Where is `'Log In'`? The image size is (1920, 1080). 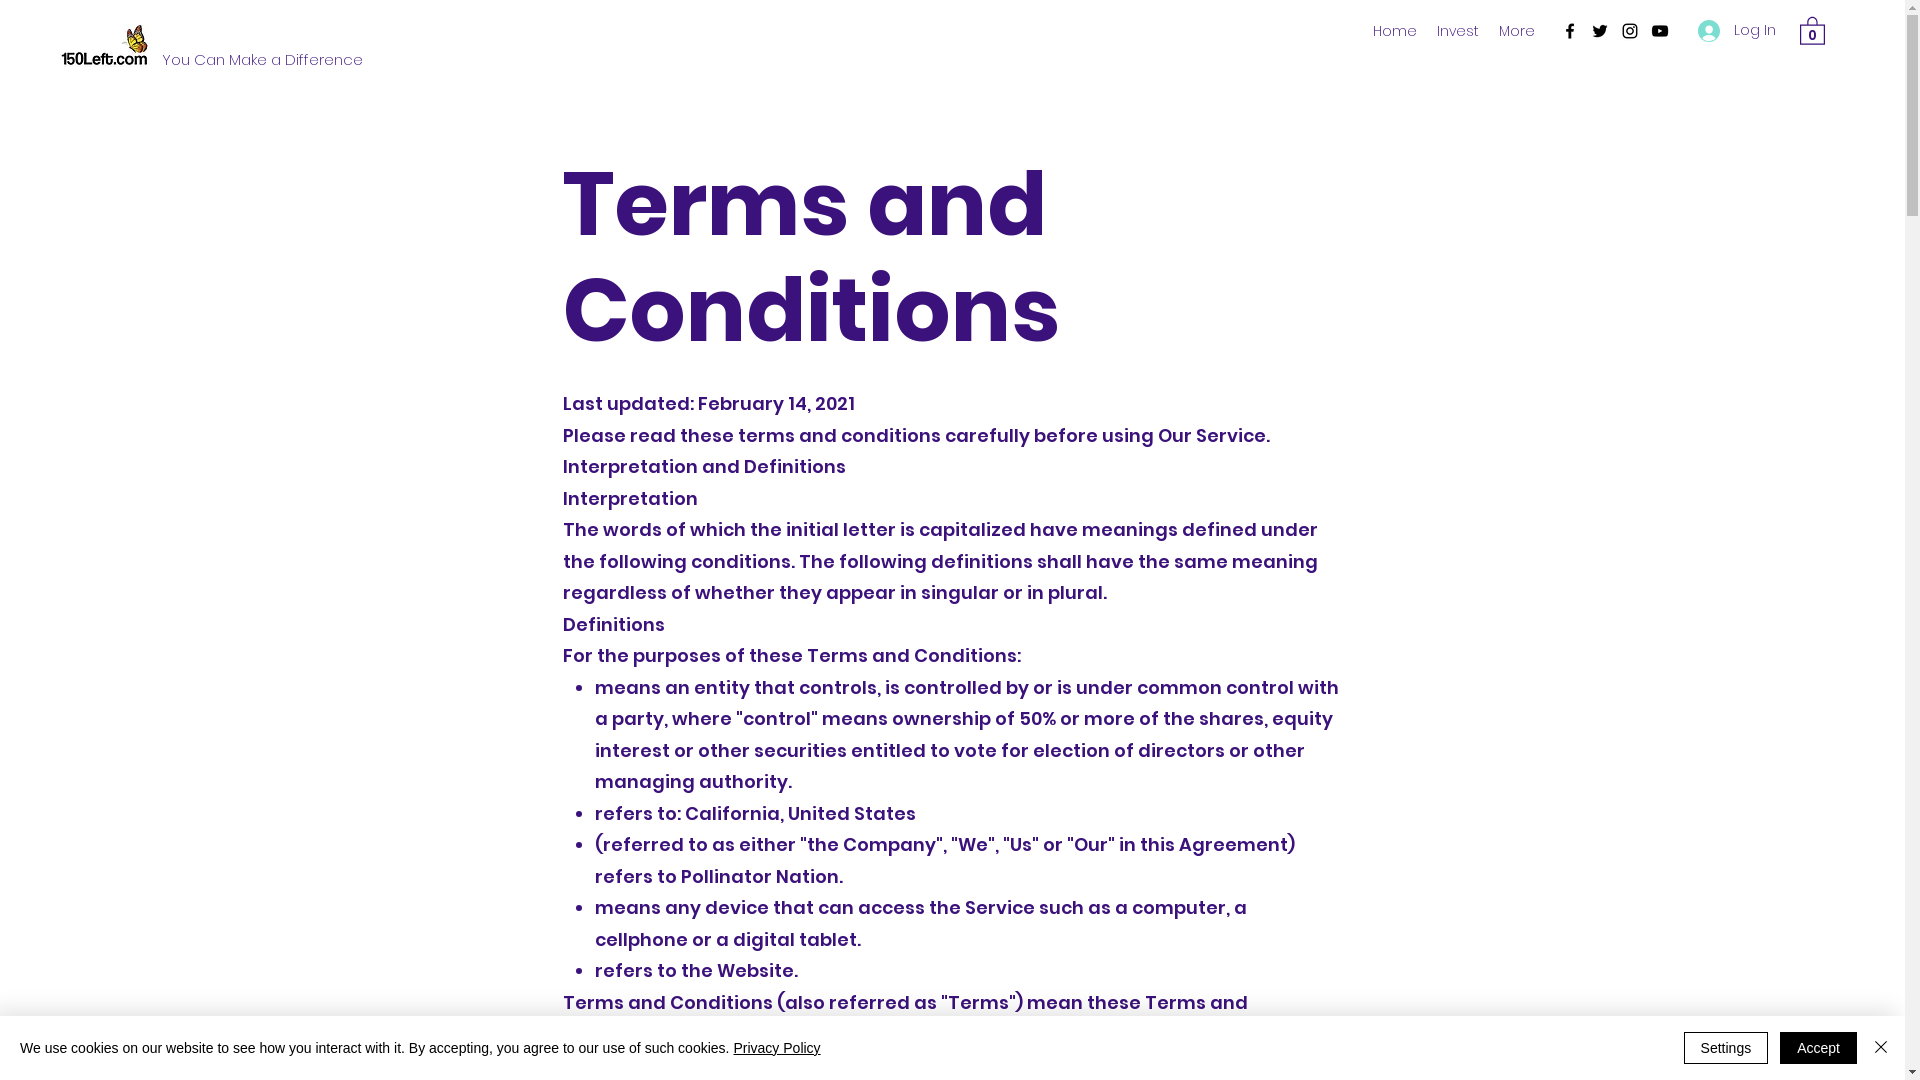
'Log In' is located at coordinates (1683, 30).